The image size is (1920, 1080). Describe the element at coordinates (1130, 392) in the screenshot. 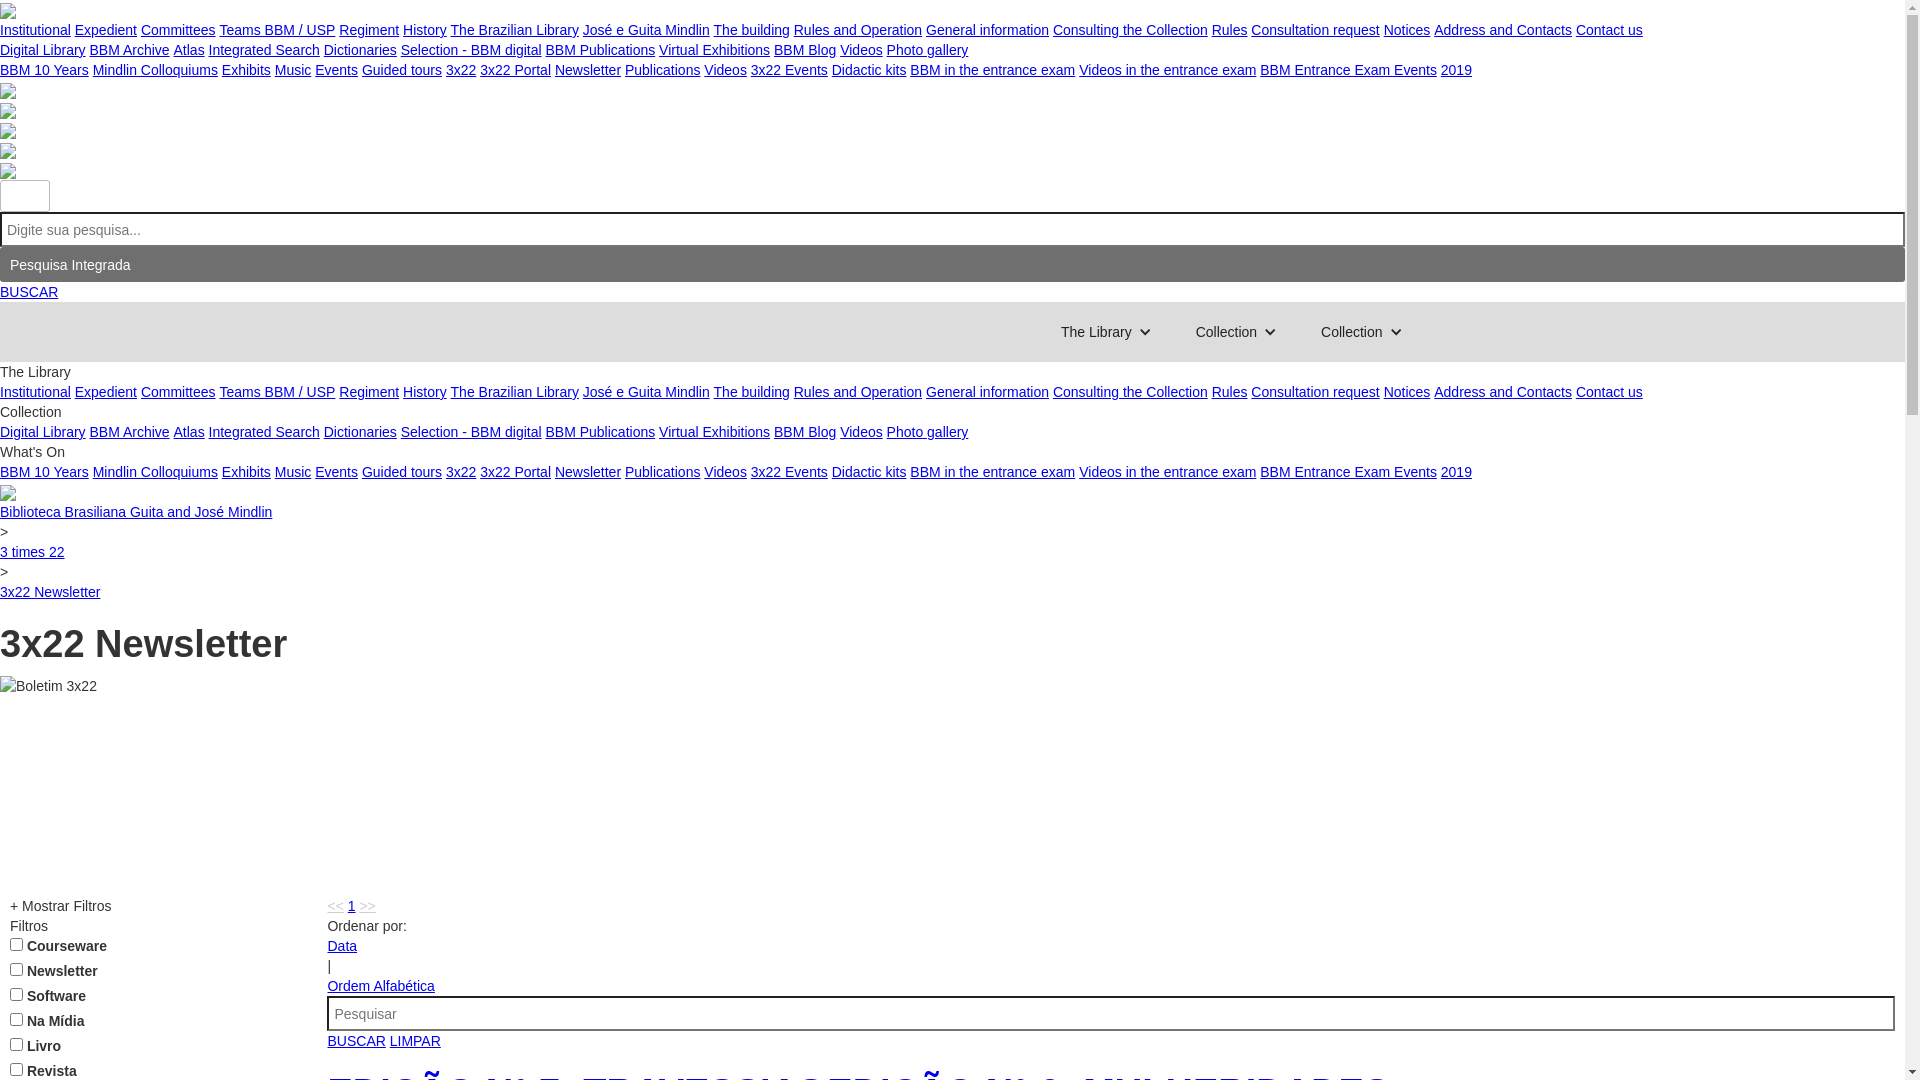

I see `'Consulting the Collection'` at that location.